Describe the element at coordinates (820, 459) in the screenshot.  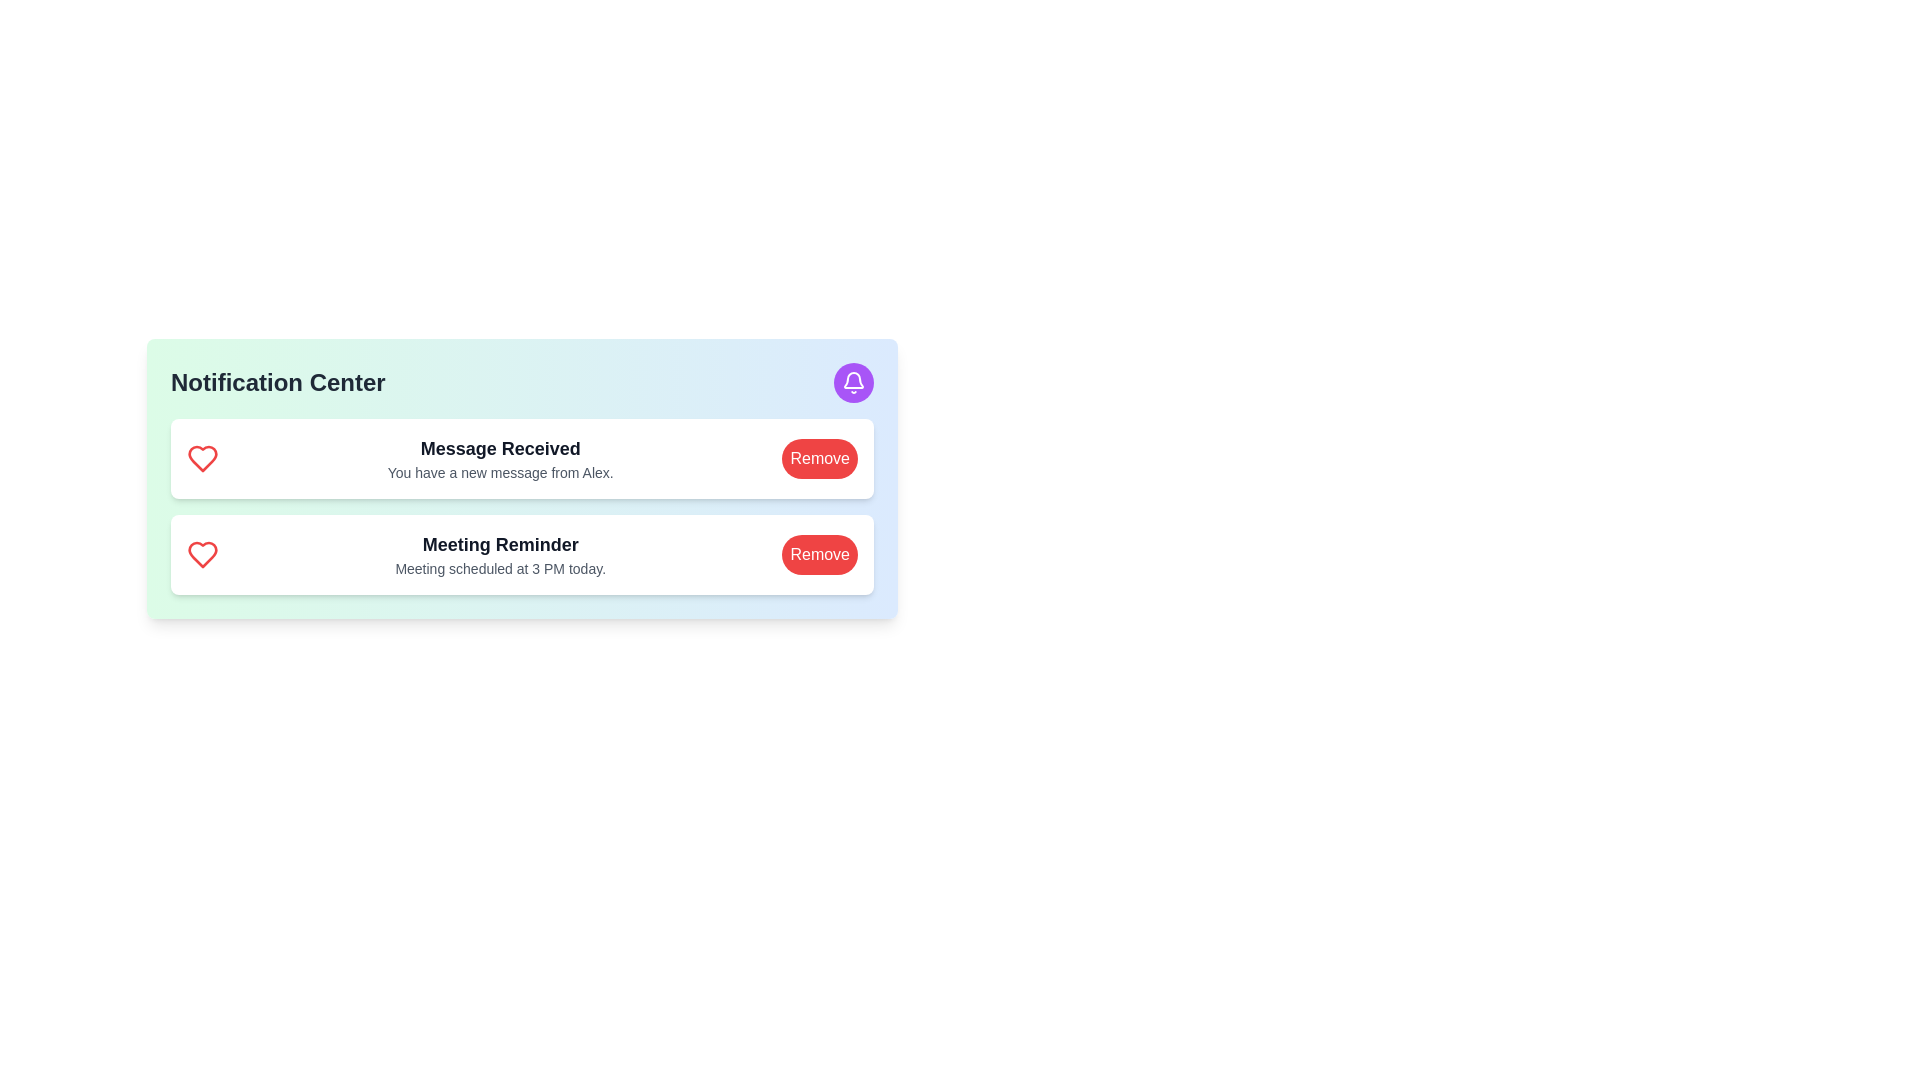
I see `the red button labeled 'Remove'` at that location.